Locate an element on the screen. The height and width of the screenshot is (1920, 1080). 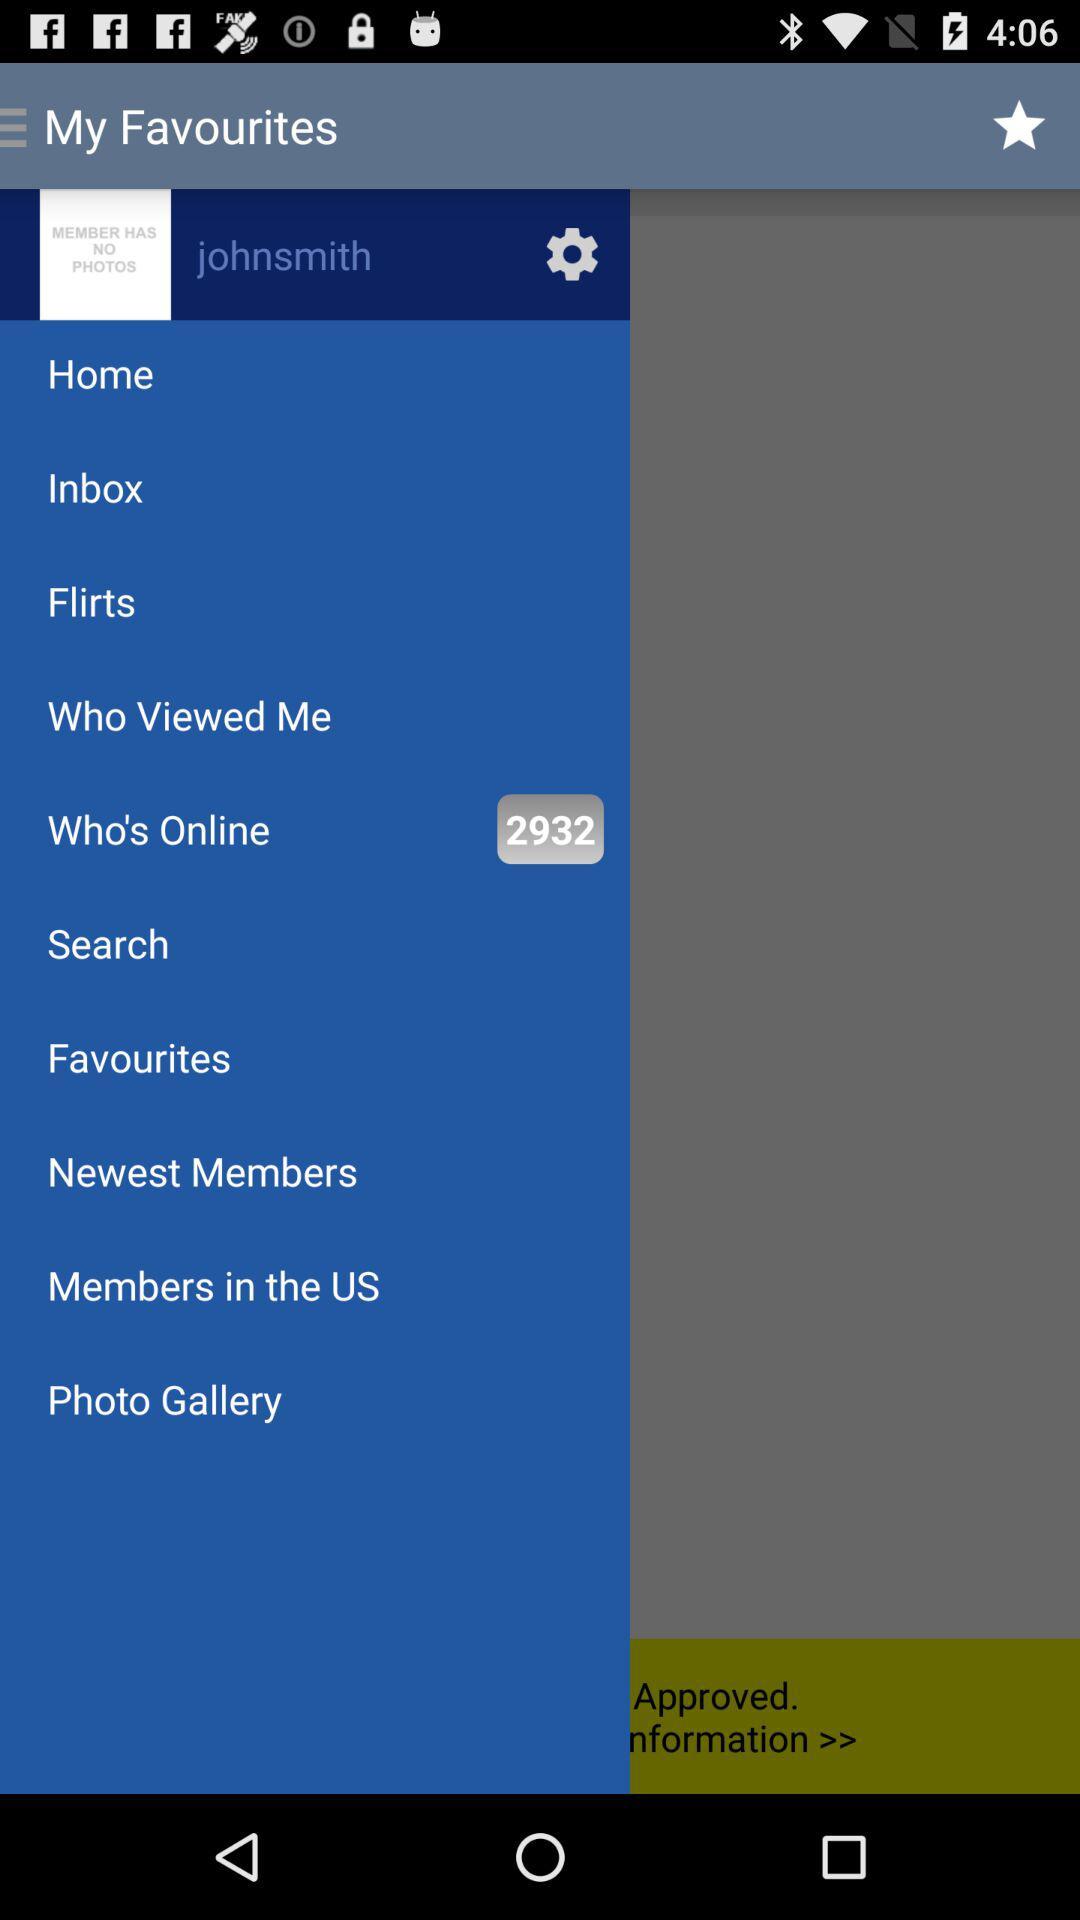
text beside johnsmith is located at coordinates (105, 253).